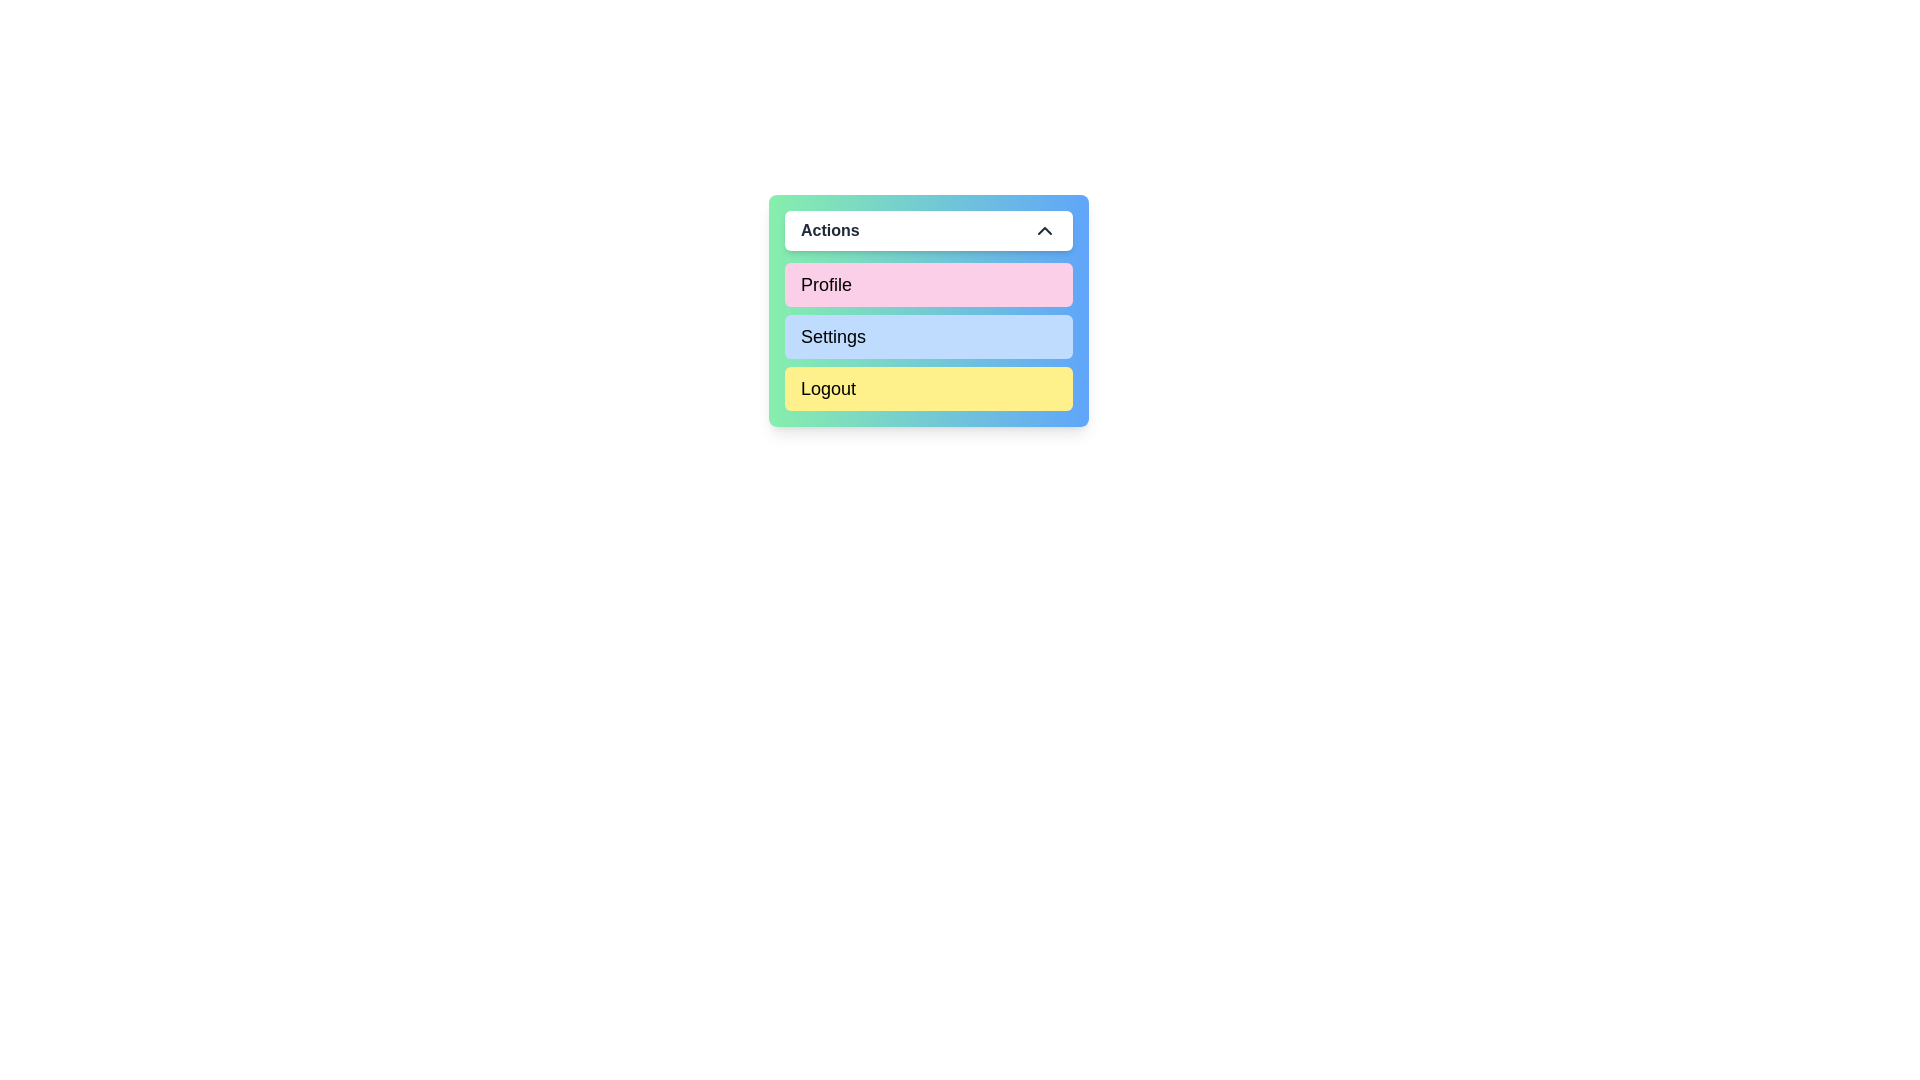  What do you see at coordinates (928, 335) in the screenshot?
I see `the 'Settings' button located in the vertical menu panel, positioned beneath the 'Profile' button and above the 'Logout' button` at bounding box center [928, 335].